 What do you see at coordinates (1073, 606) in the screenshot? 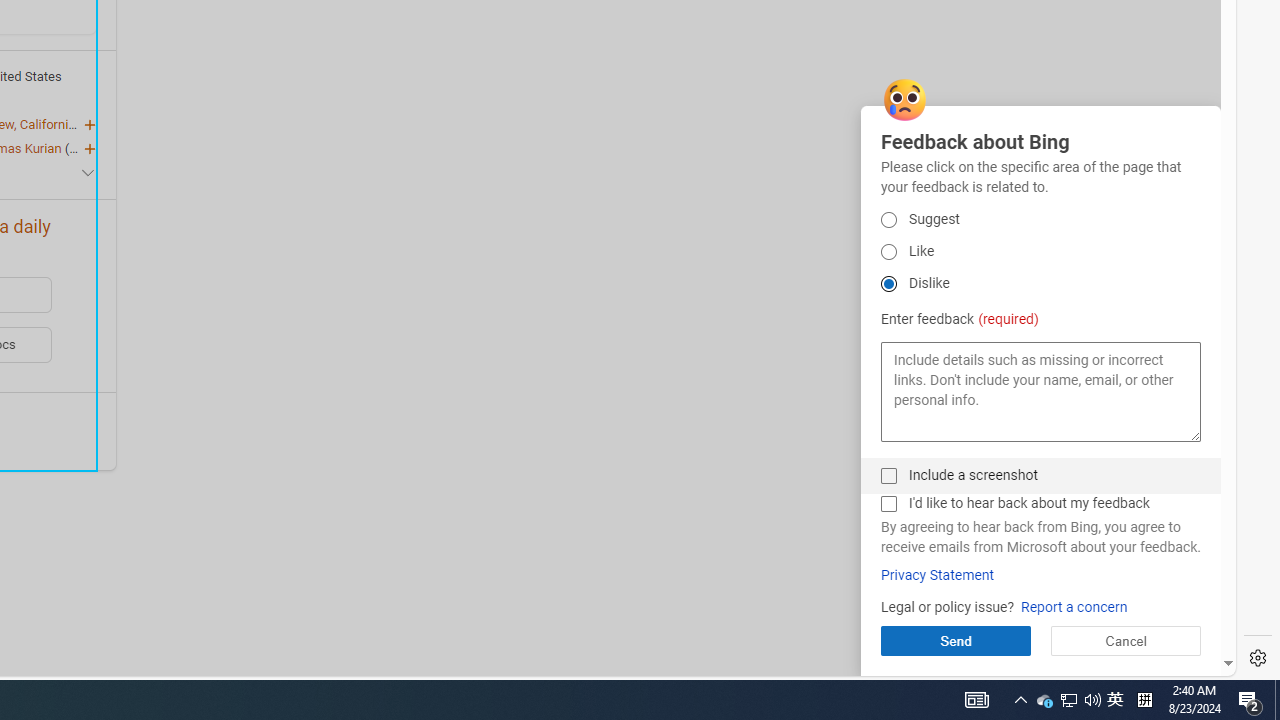
I see `'Report a concern'` at bounding box center [1073, 606].